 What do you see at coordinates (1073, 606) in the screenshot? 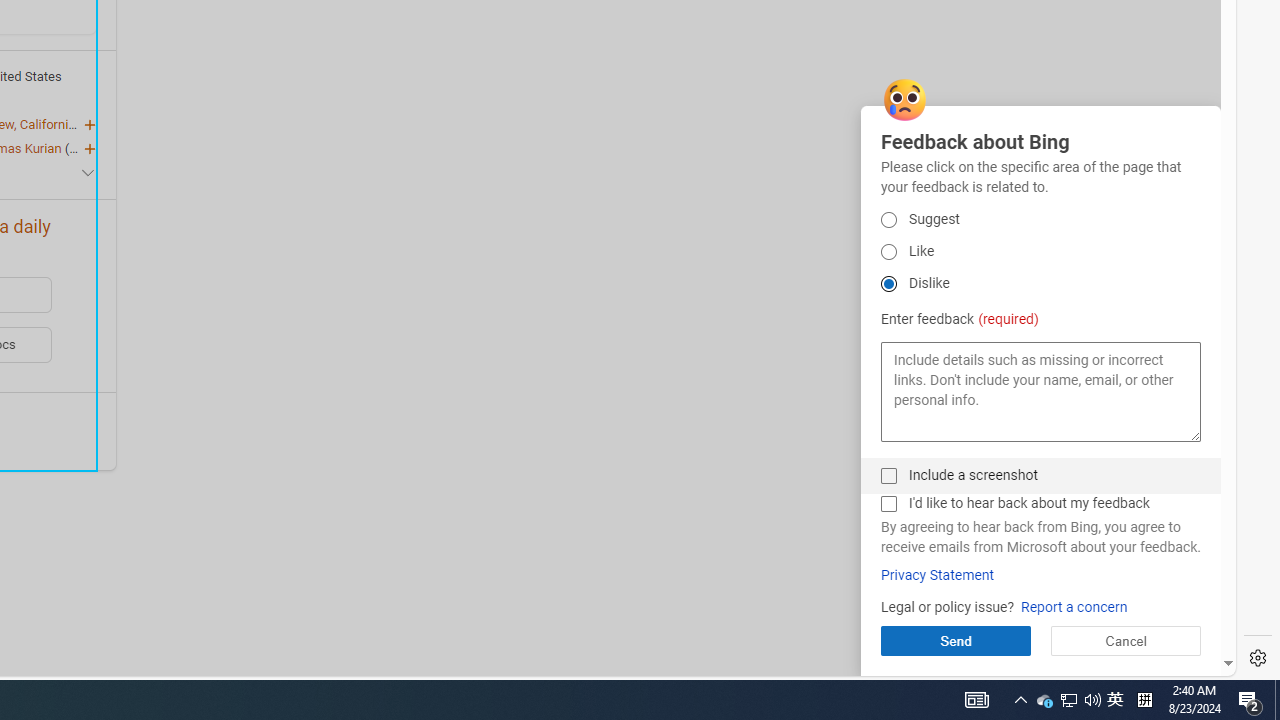
I see `'Report a concern'` at bounding box center [1073, 606].